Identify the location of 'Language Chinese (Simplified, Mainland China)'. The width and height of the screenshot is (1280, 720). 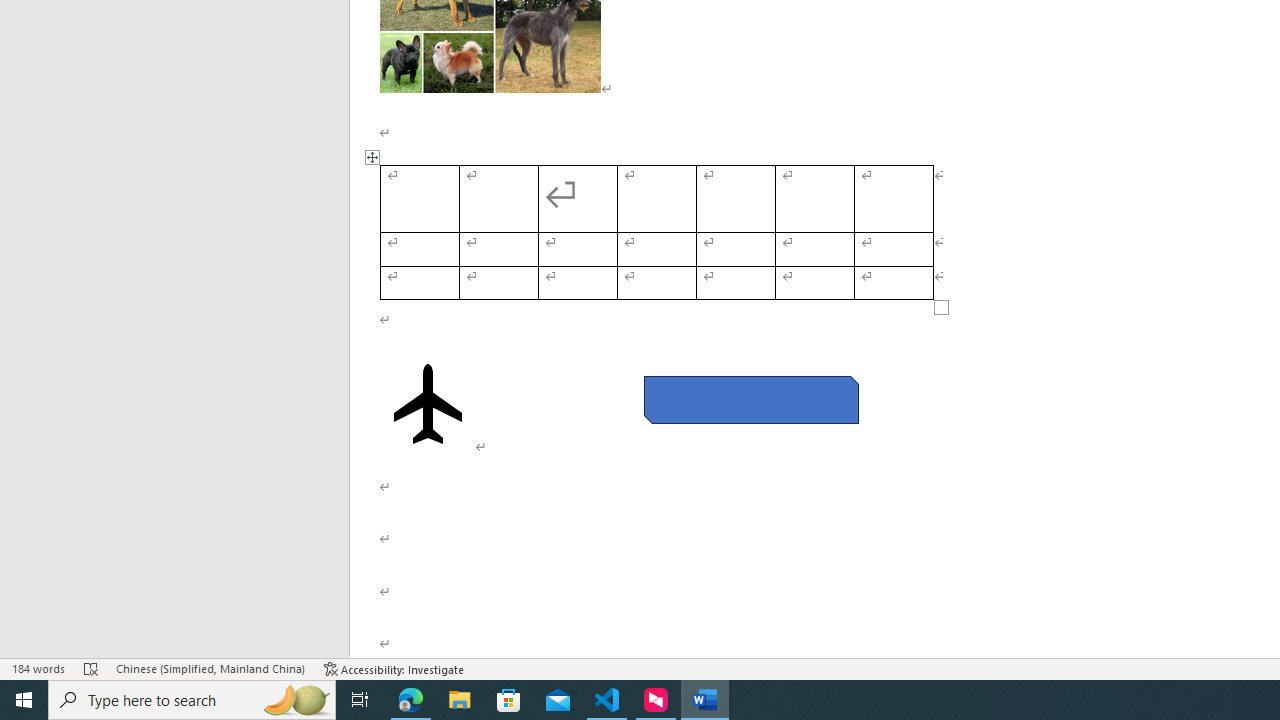
(210, 669).